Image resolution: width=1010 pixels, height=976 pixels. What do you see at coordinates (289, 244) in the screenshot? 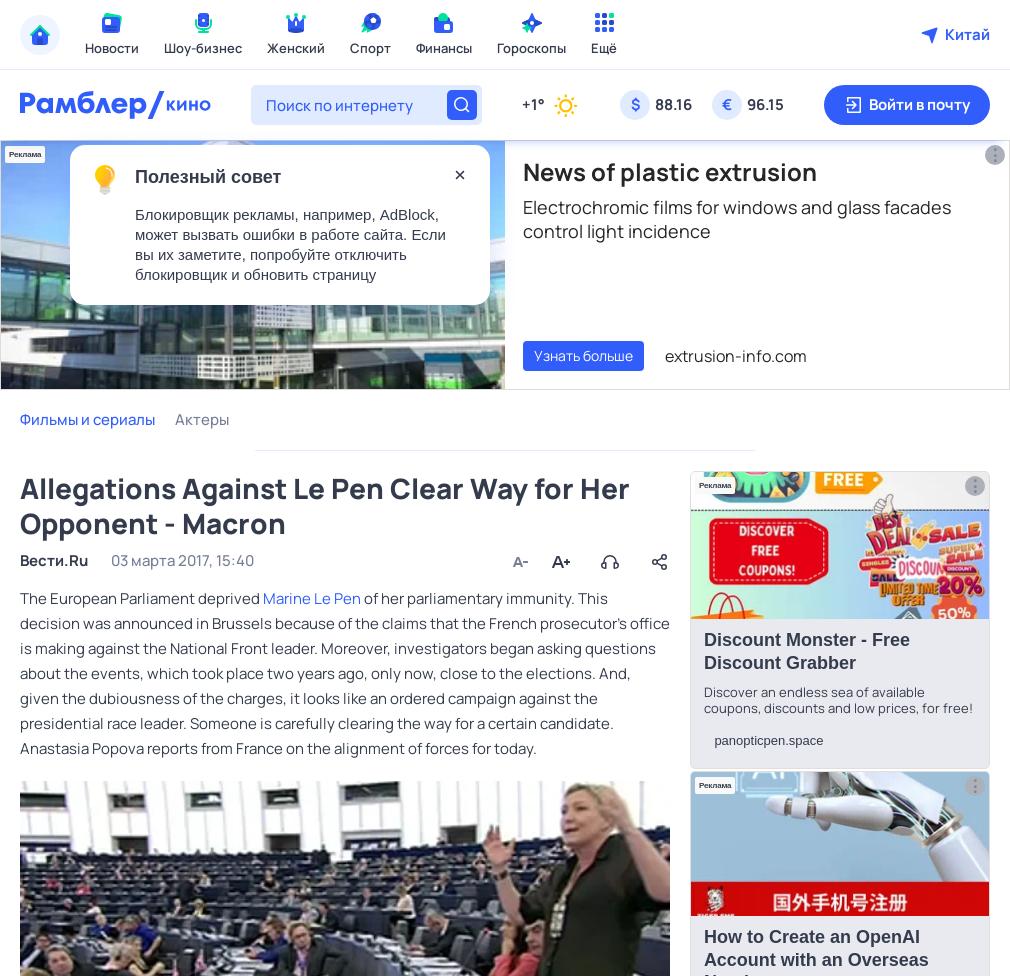
I see `'Блокировщик рекламы, например, AdBlock, может вызвать ошибки в
    работе сайта. Если вы их заметите, попробуйте отключить блокировщик и обновить страницу'` at bounding box center [289, 244].